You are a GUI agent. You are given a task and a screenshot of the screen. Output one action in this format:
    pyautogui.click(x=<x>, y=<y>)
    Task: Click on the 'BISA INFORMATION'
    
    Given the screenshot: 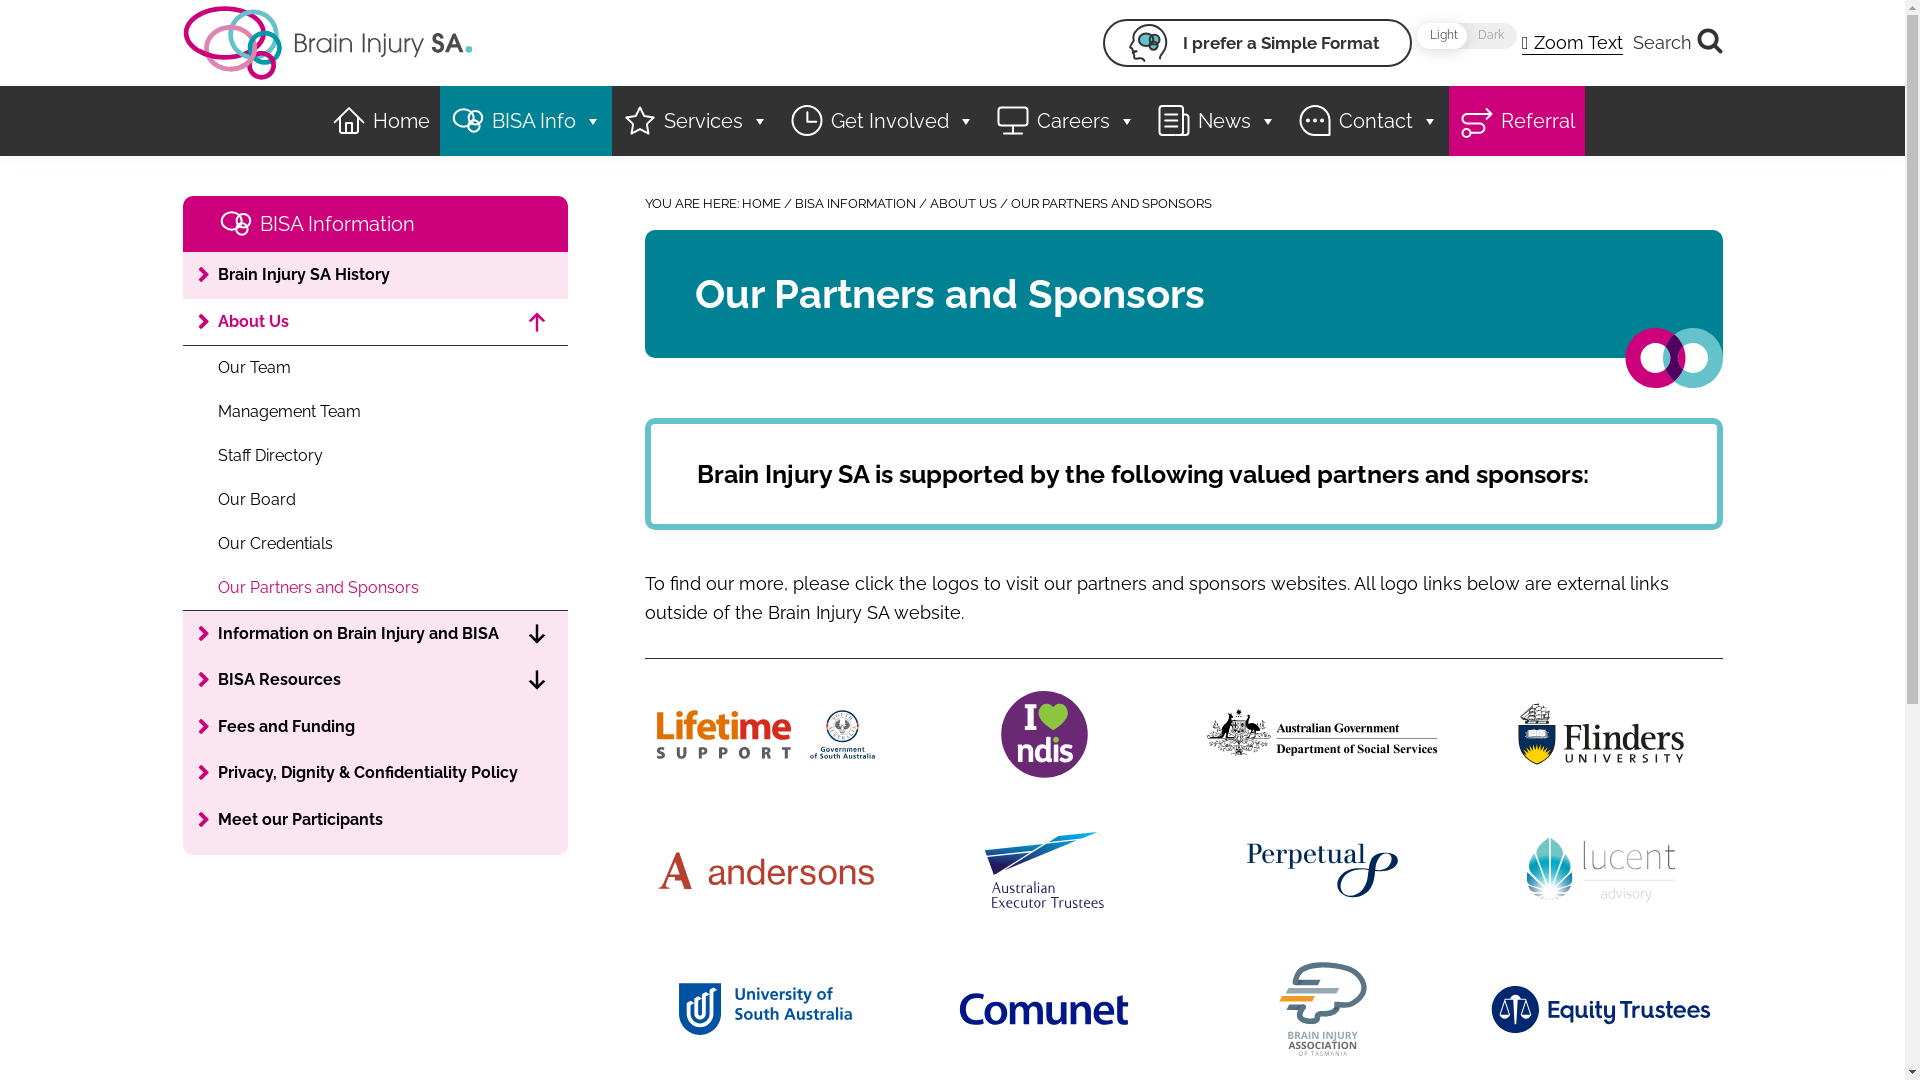 What is the action you would take?
    pyautogui.click(x=792, y=203)
    